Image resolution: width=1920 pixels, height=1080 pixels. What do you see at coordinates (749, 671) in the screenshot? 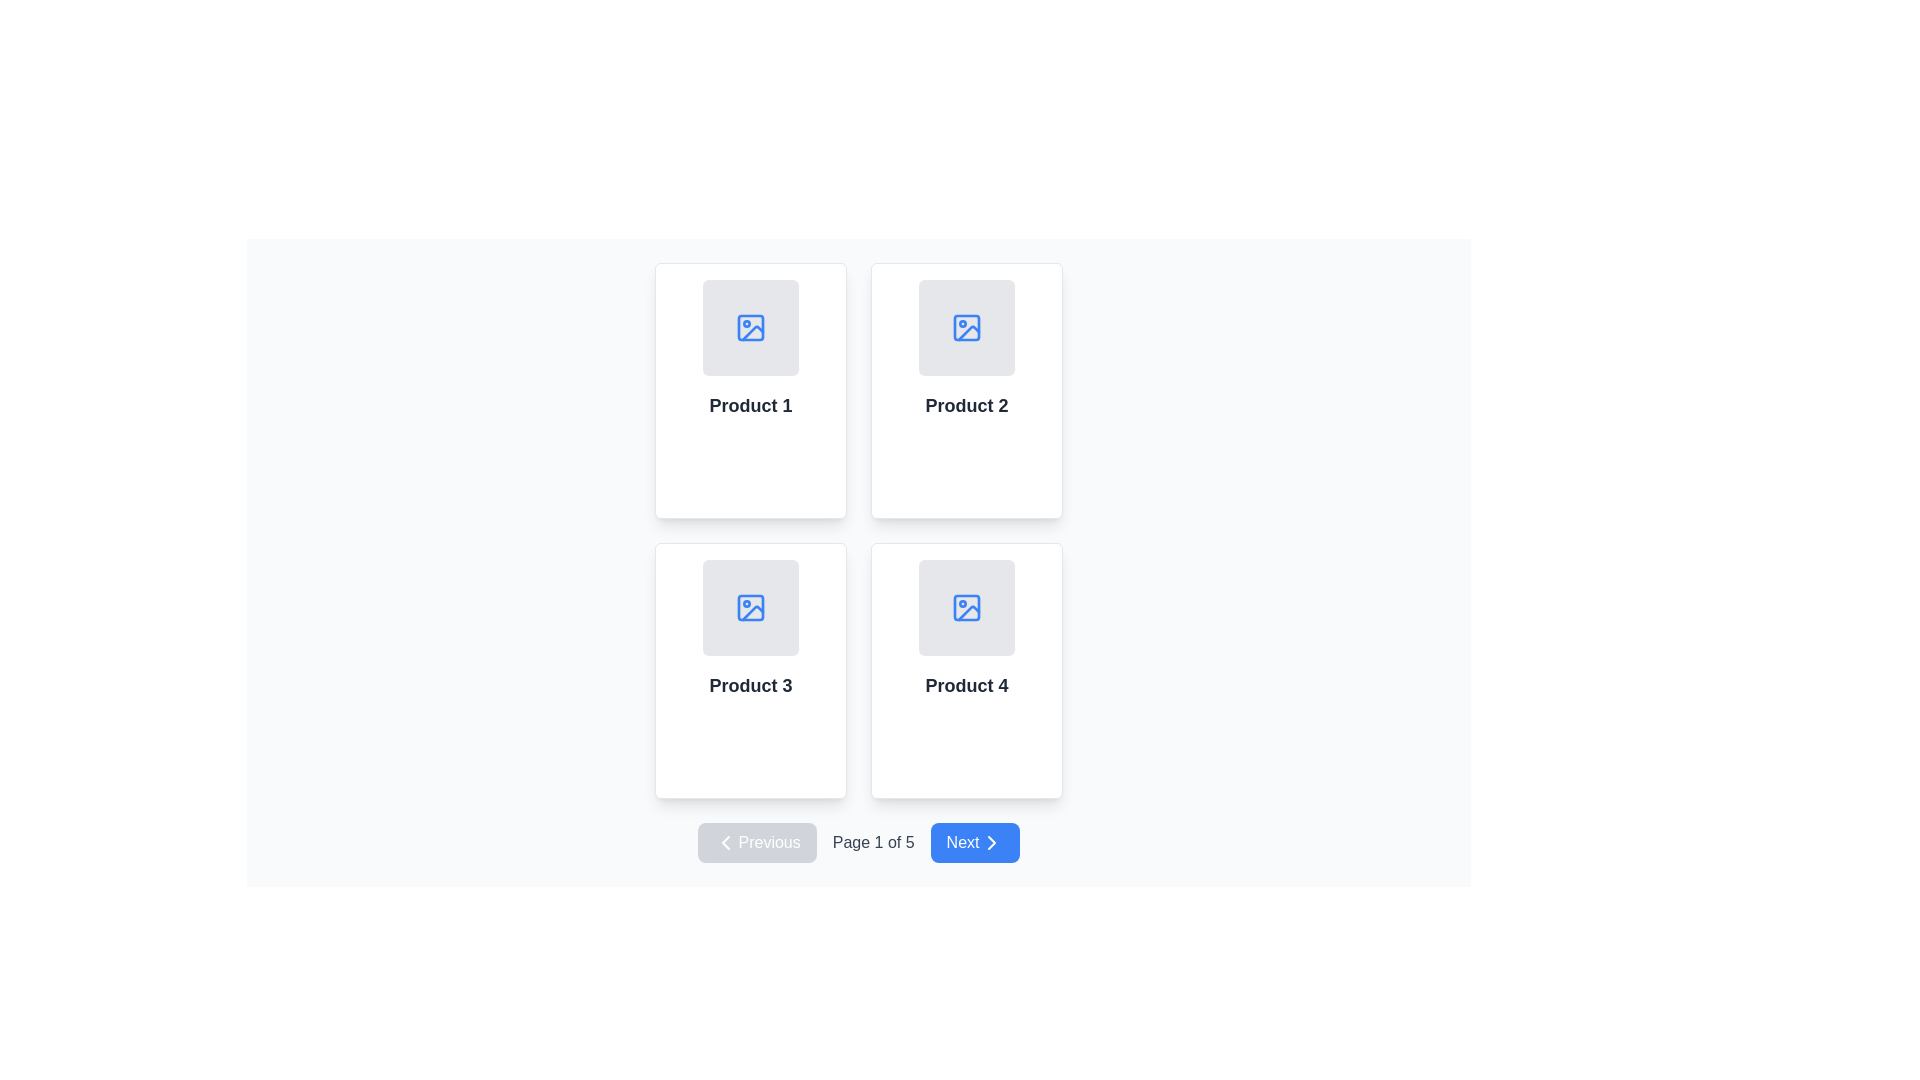
I see `on the product card located in the second row, first column of the grid layout` at bounding box center [749, 671].